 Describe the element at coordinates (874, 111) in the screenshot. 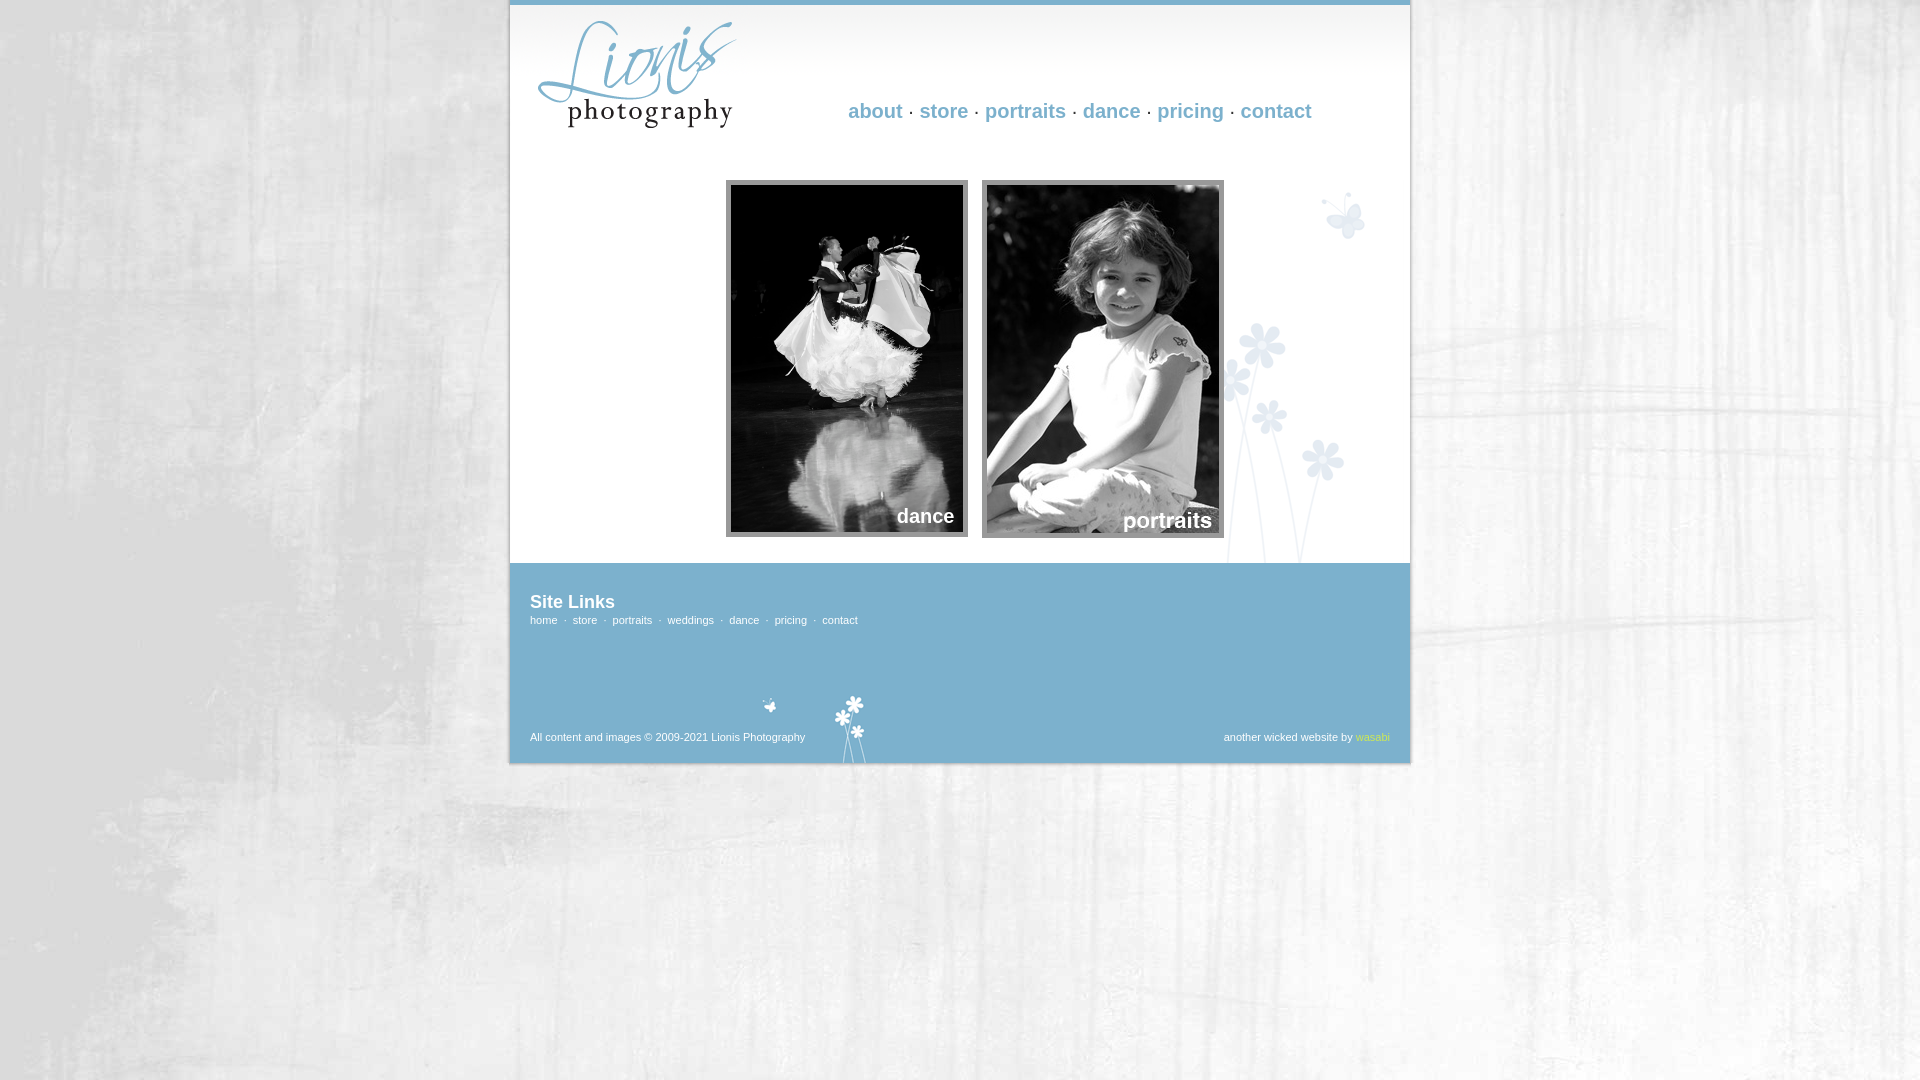

I see `'about'` at that location.